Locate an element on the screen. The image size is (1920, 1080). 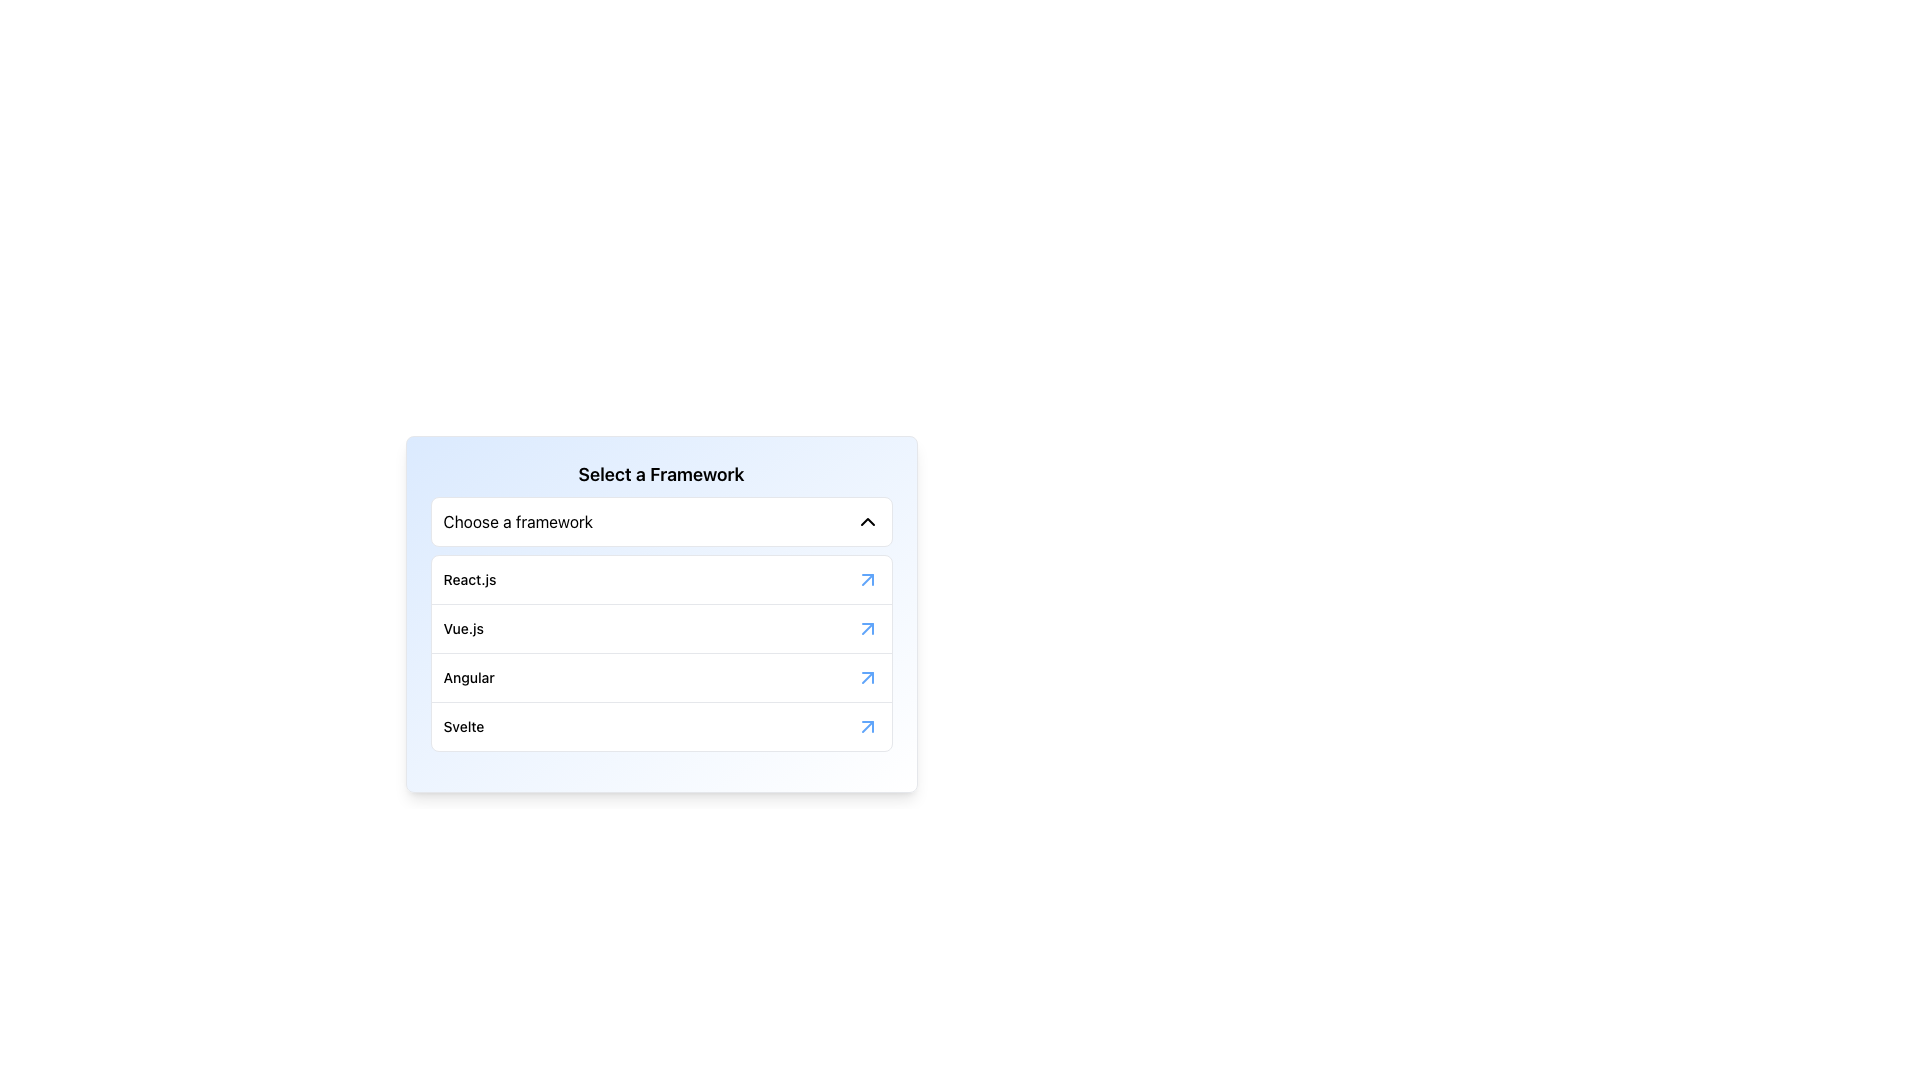
the selection list under the 'Choose a framework' dropdown is located at coordinates (661, 653).